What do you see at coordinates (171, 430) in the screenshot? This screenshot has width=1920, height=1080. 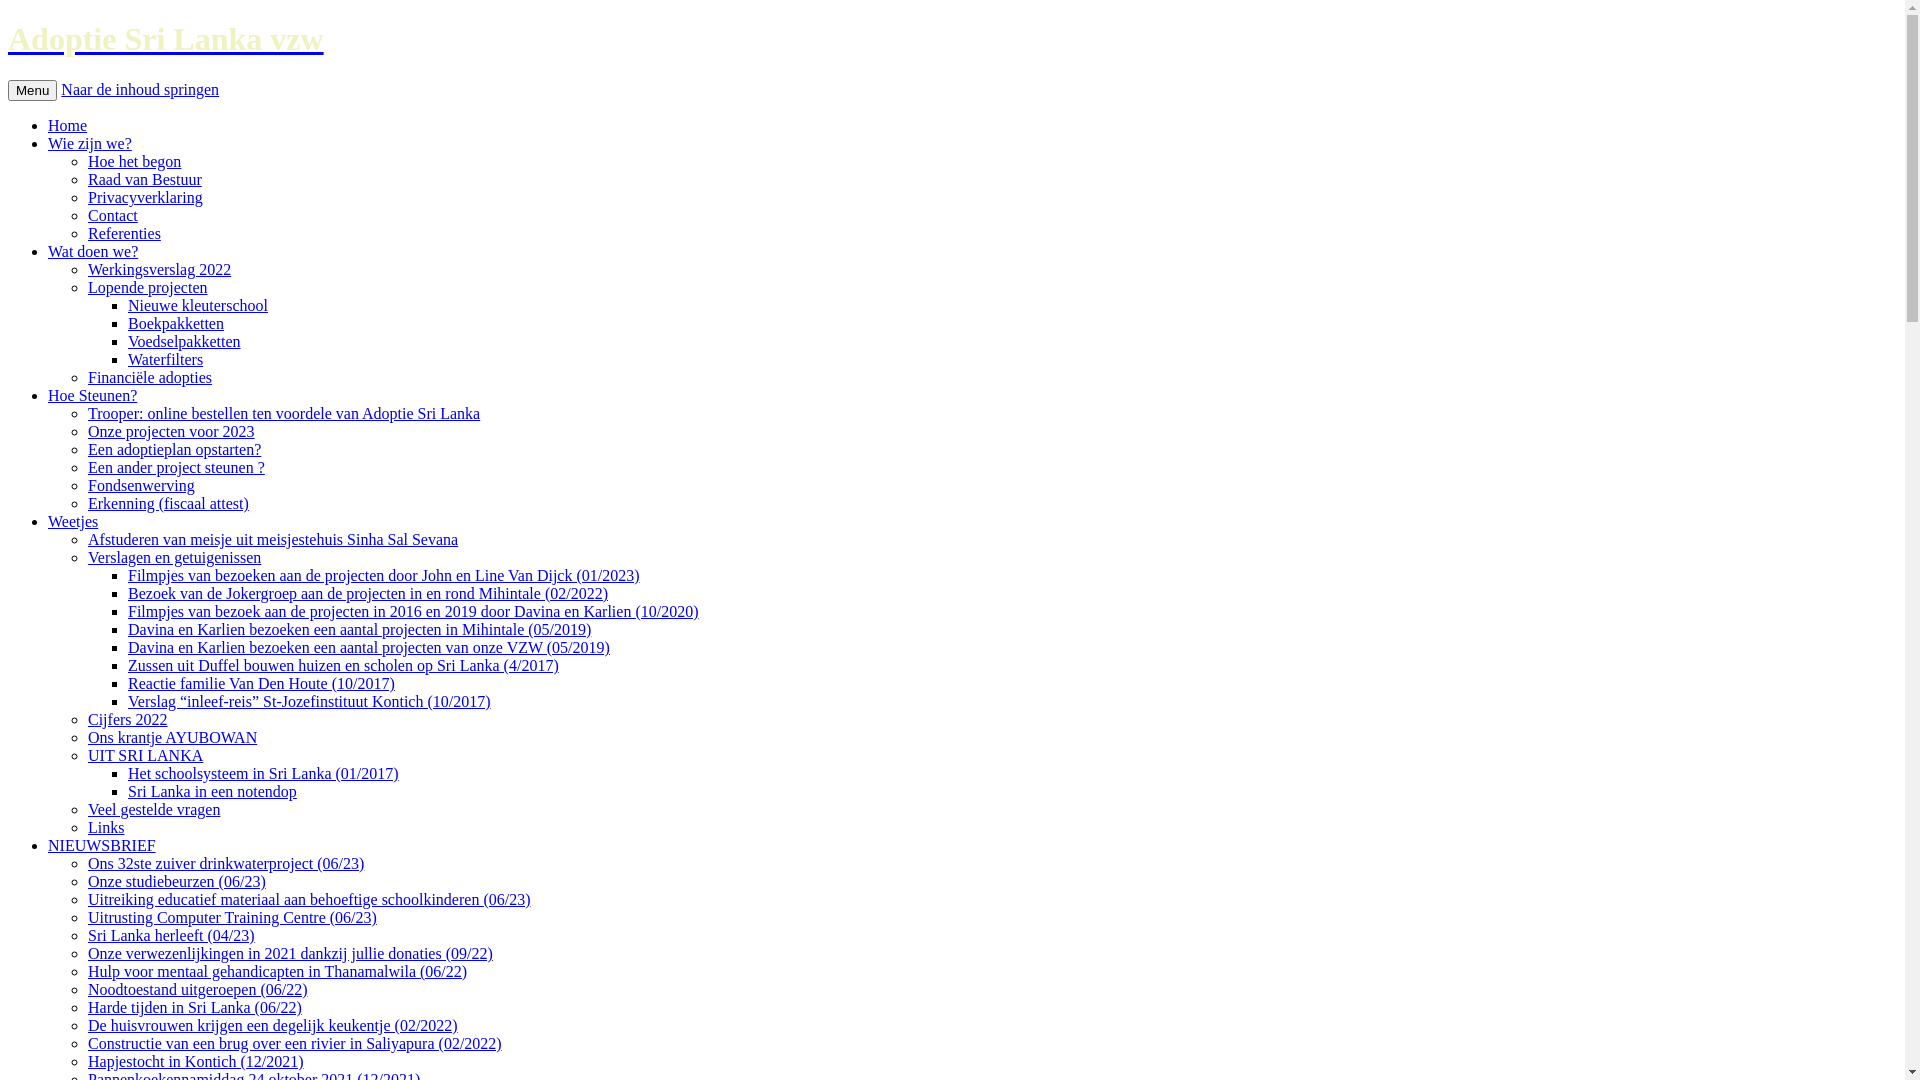 I see `'Onze projecten voor 2023'` at bounding box center [171, 430].